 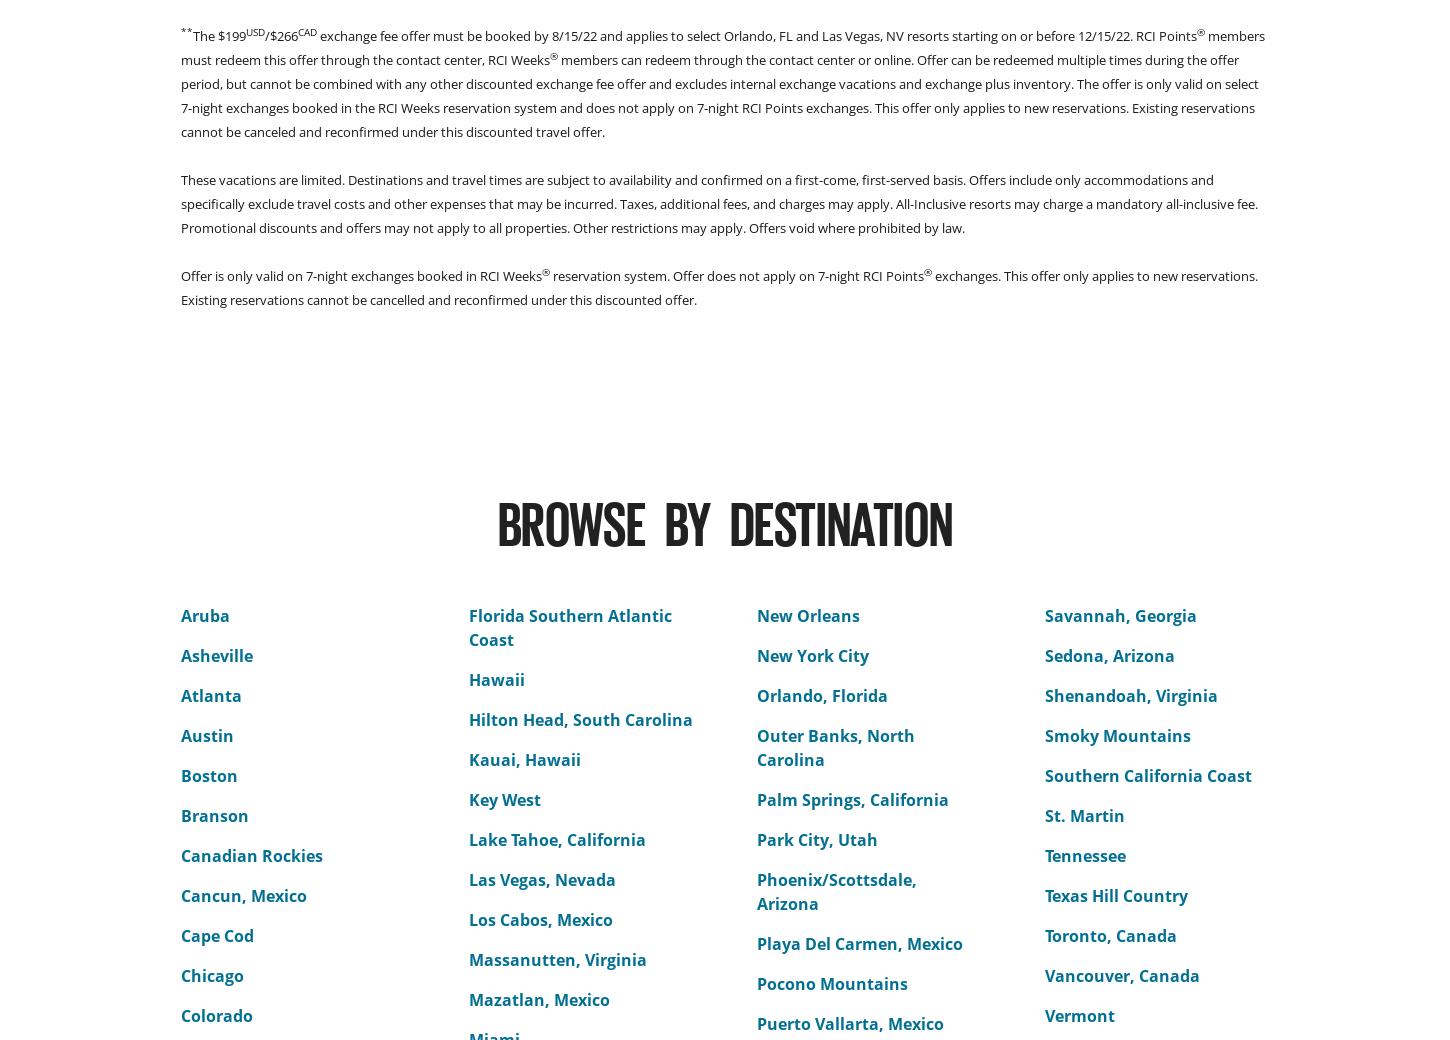 What do you see at coordinates (723, 520) in the screenshot?
I see `'Browse by Destination'` at bounding box center [723, 520].